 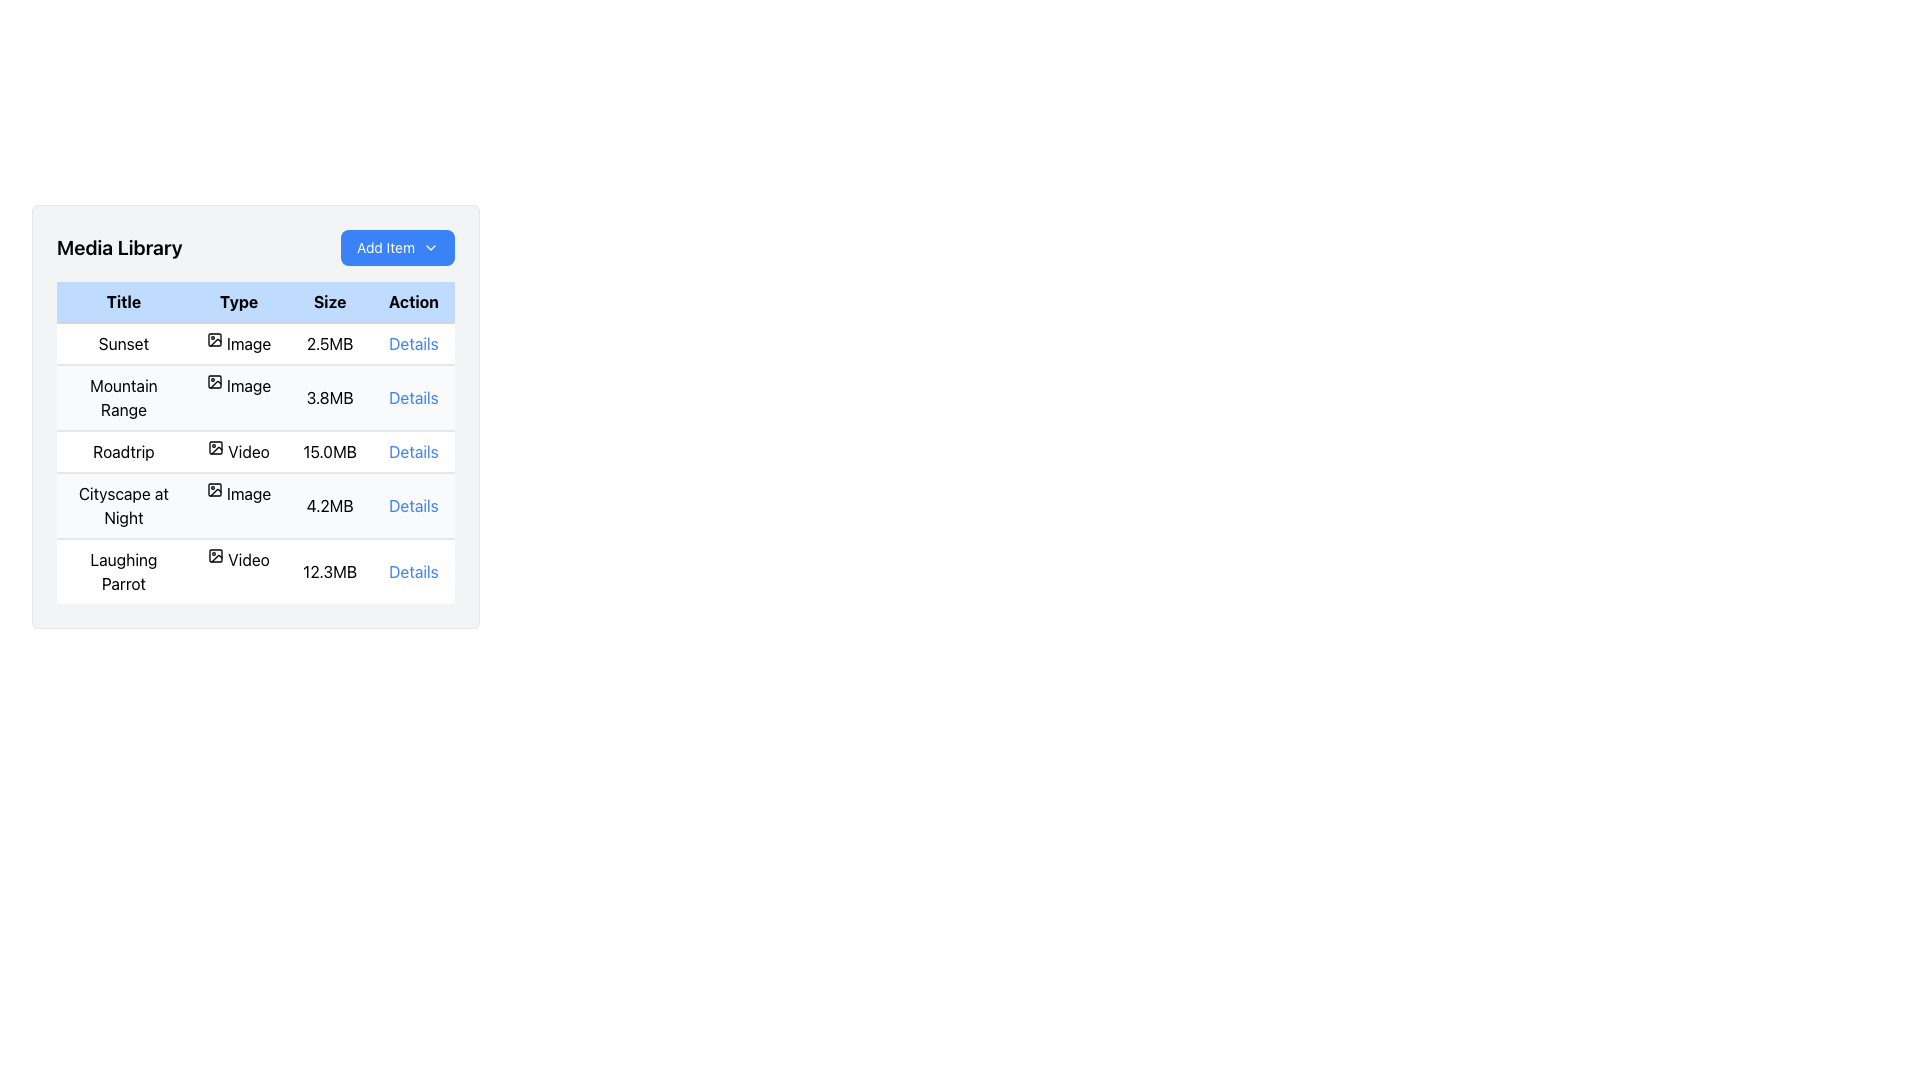 What do you see at coordinates (412, 342) in the screenshot?
I see `the blue text link labeled 'Details' in the 'Action' column of the 'Media Library' table` at bounding box center [412, 342].